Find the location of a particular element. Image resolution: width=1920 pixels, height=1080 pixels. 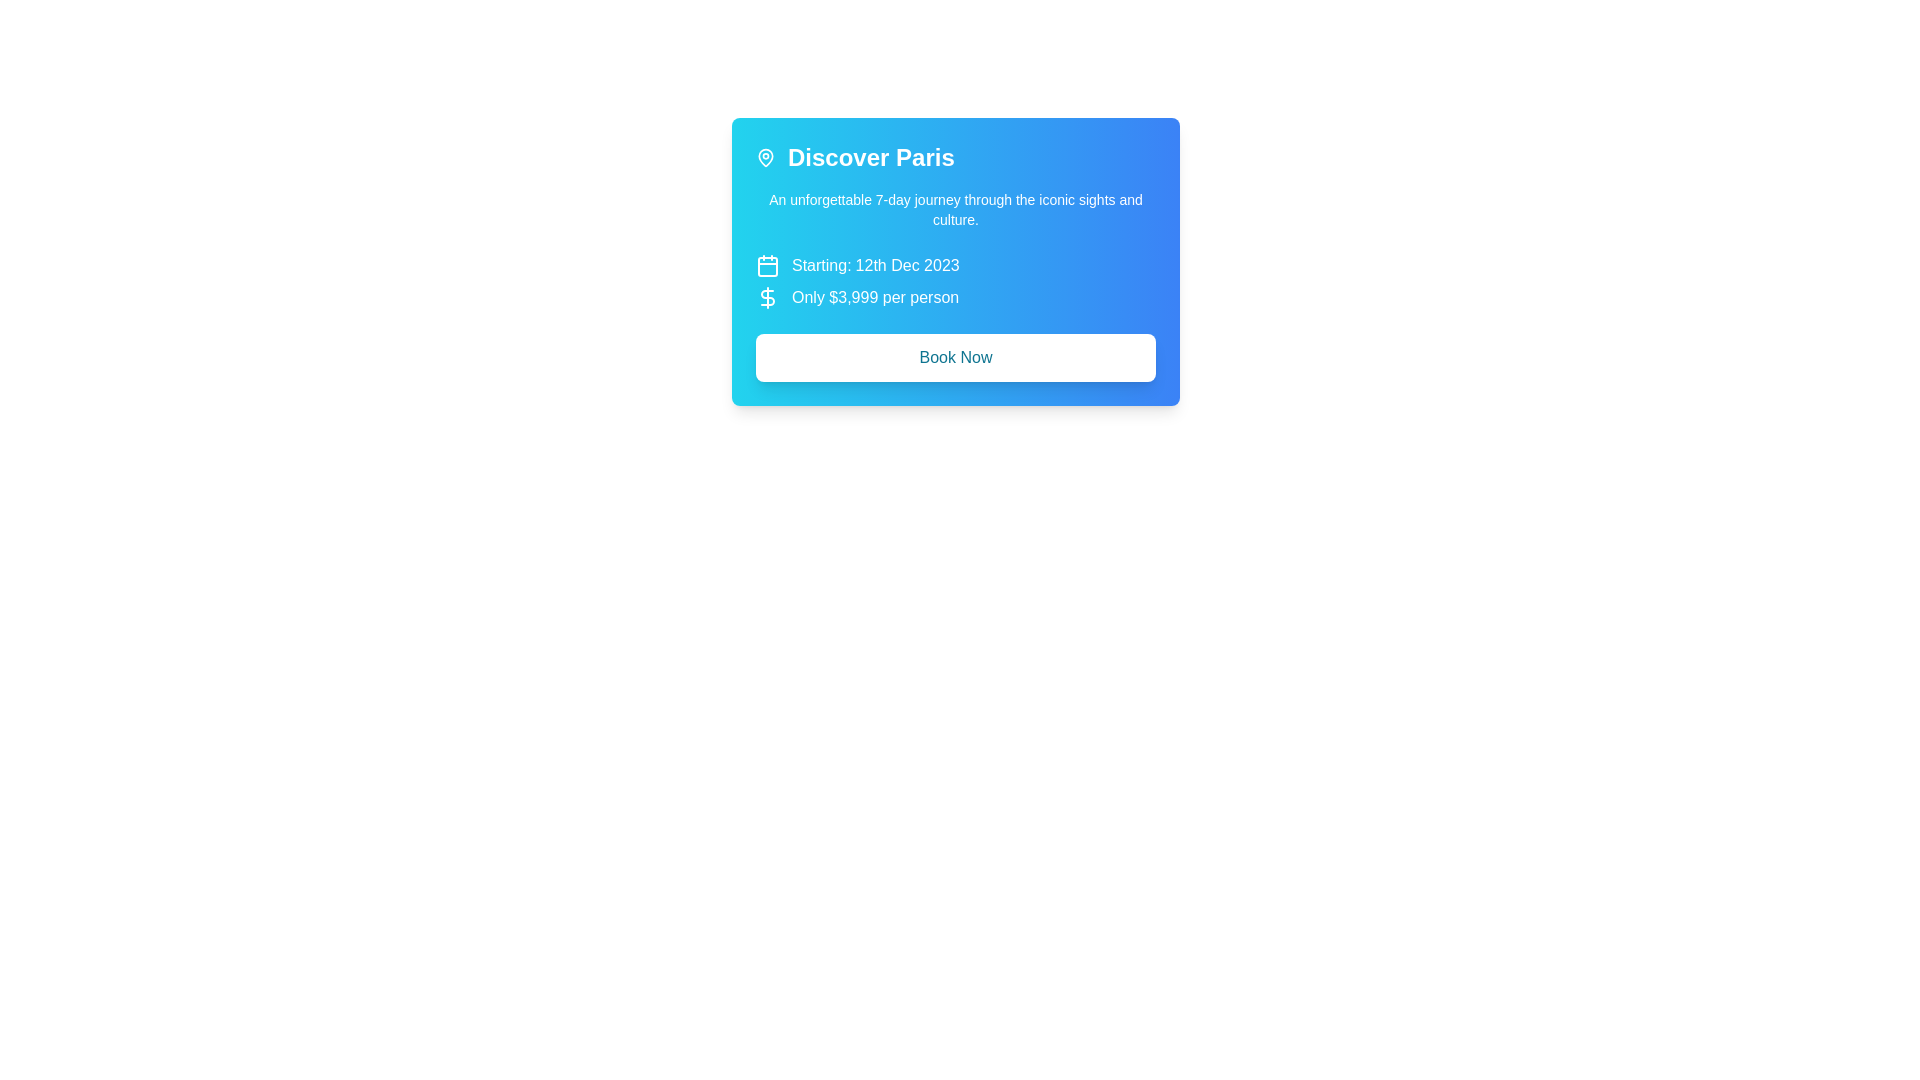

the button located below the 'Discover Paris' tour advertisement to proceed with booking the tour is located at coordinates (954, 357).